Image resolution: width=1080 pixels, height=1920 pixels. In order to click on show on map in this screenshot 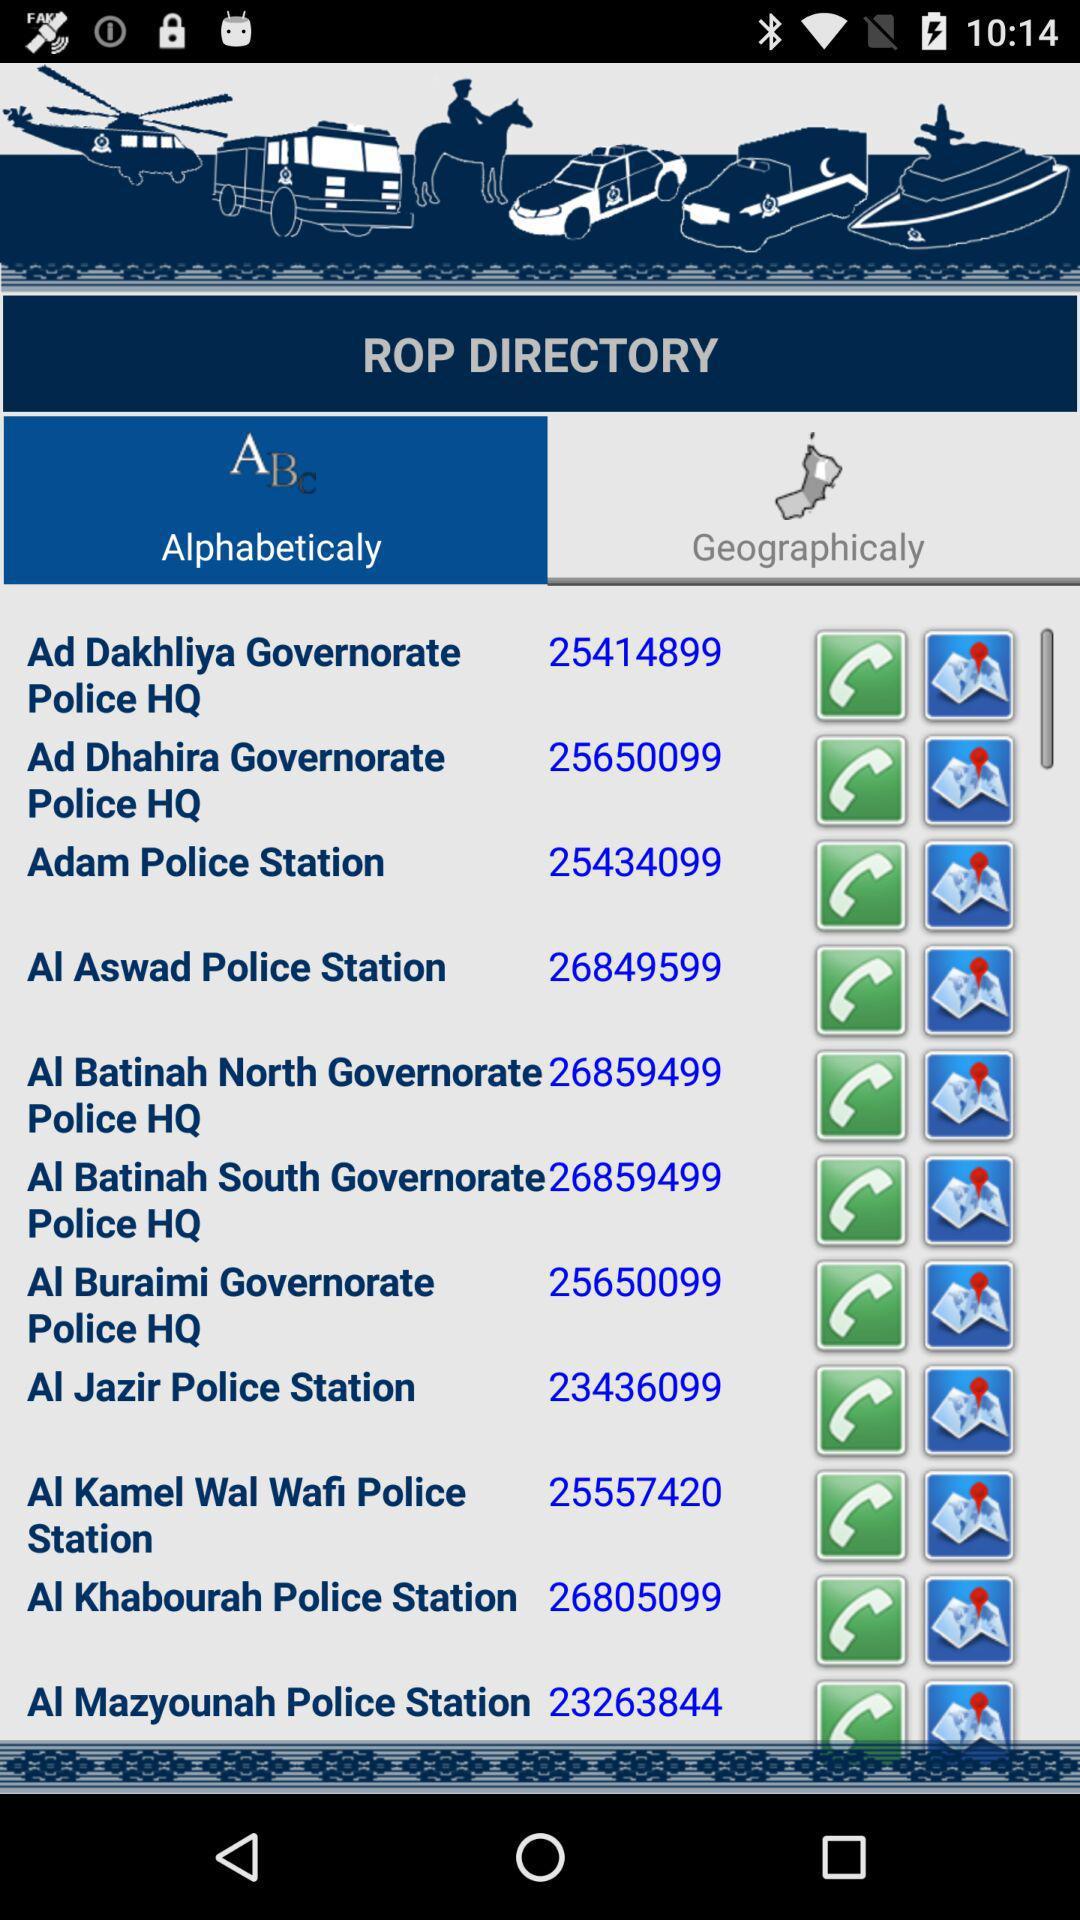, I will do `click(967, 991)`.